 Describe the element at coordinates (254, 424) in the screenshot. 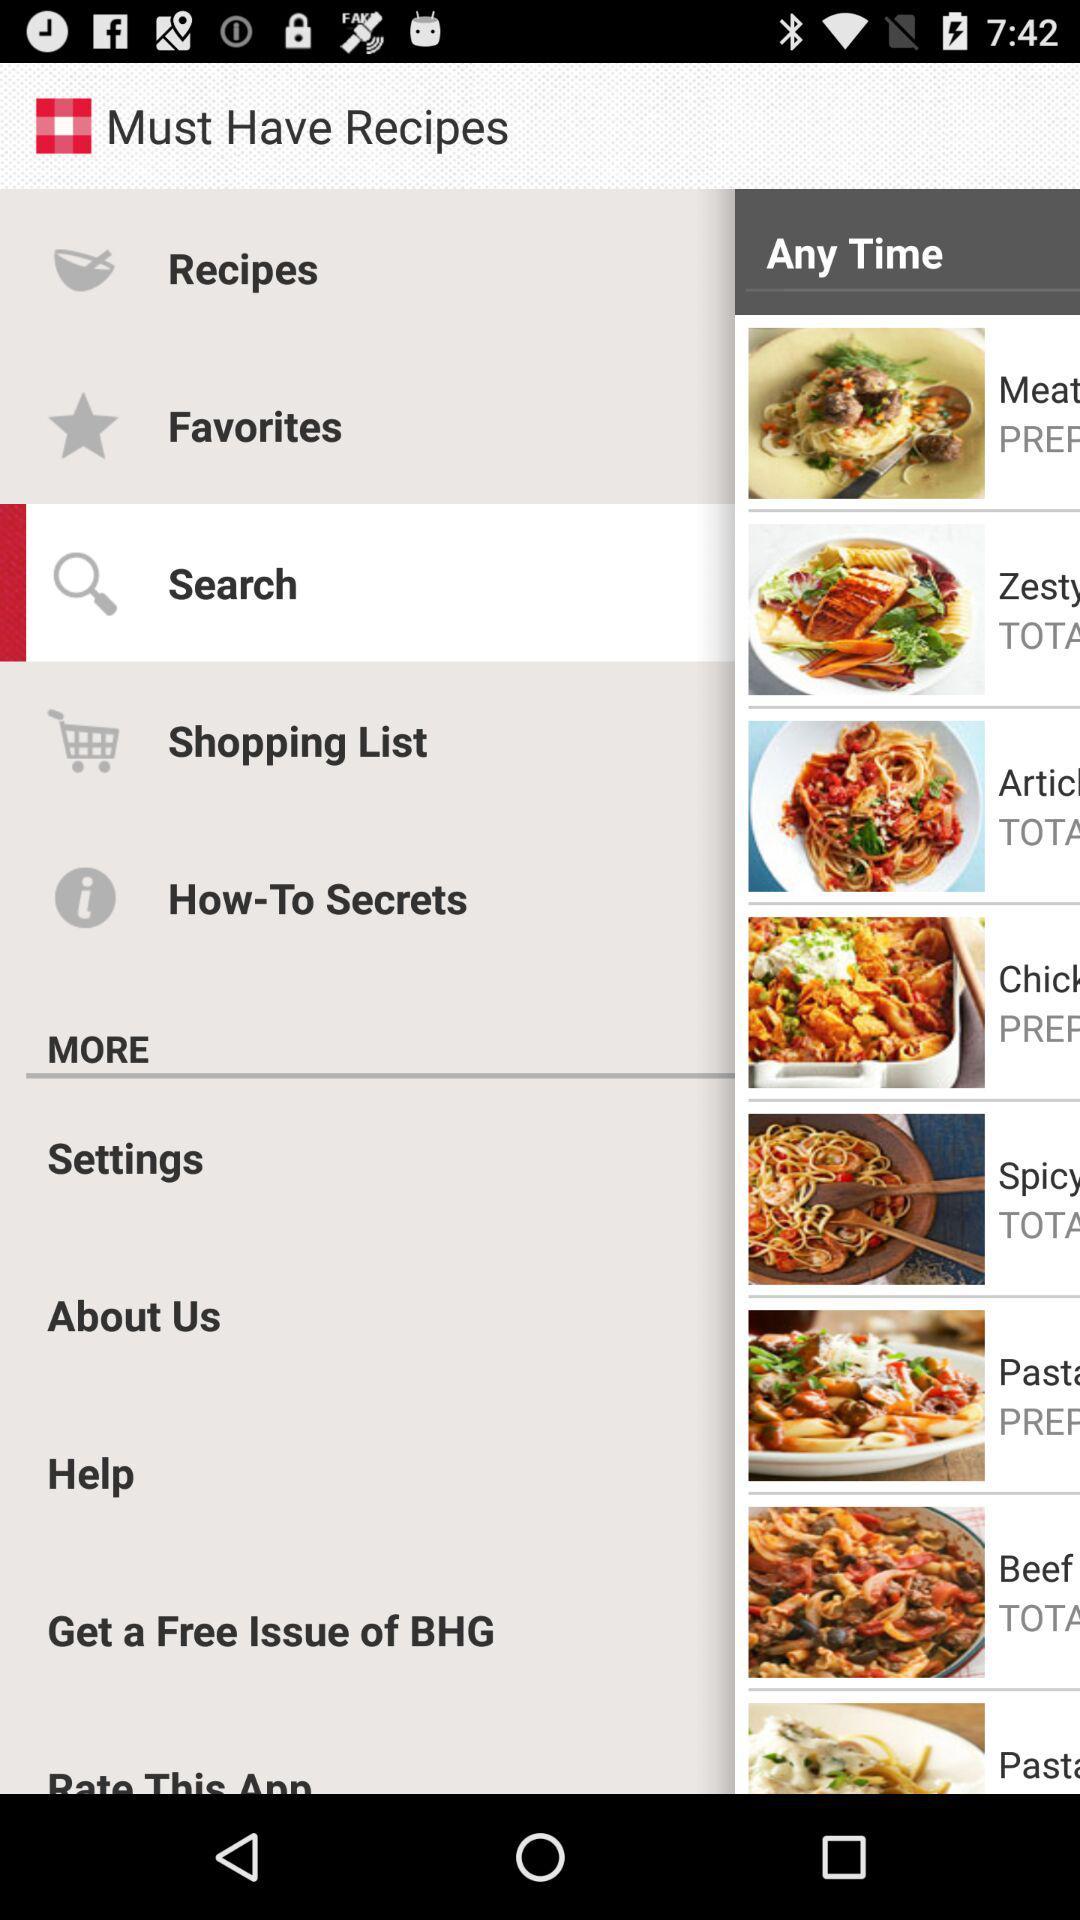

I see `favorites` at that location.